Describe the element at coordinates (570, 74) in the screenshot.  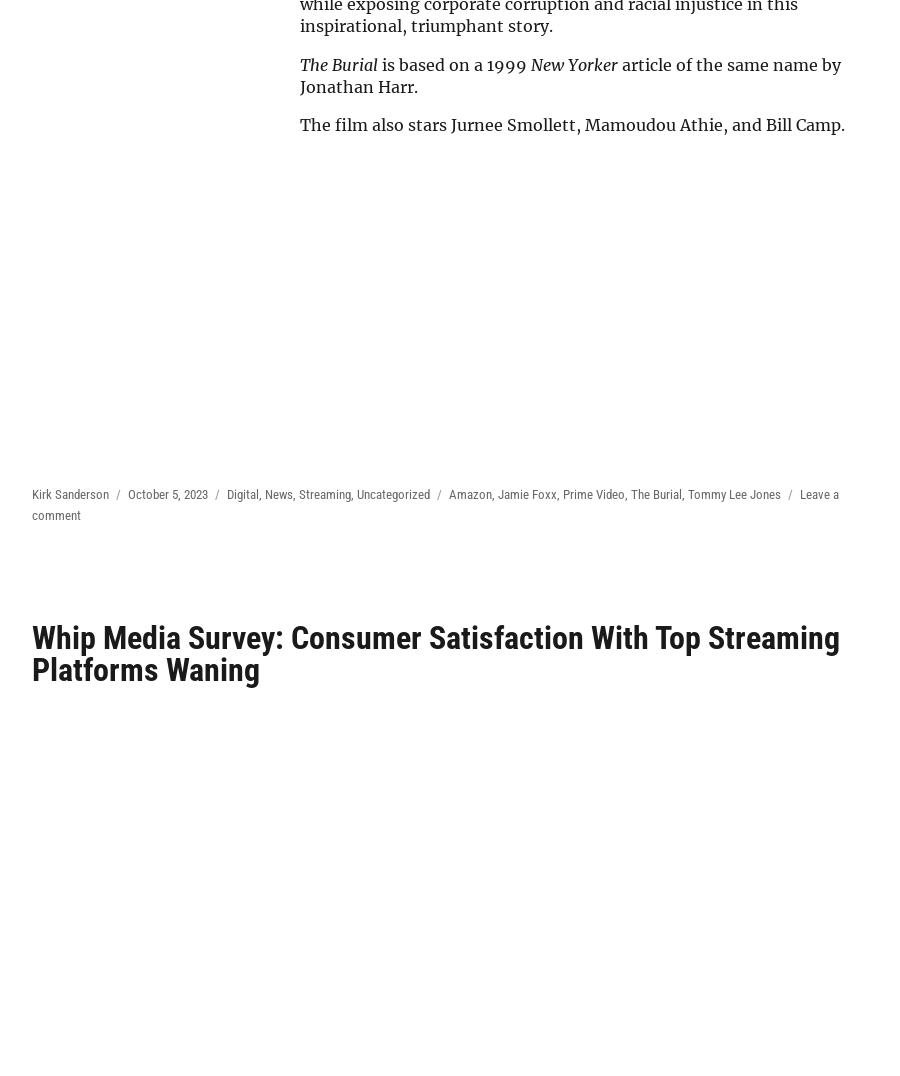
I see `'article of the same name by Jonathan Harr.'` at that location.